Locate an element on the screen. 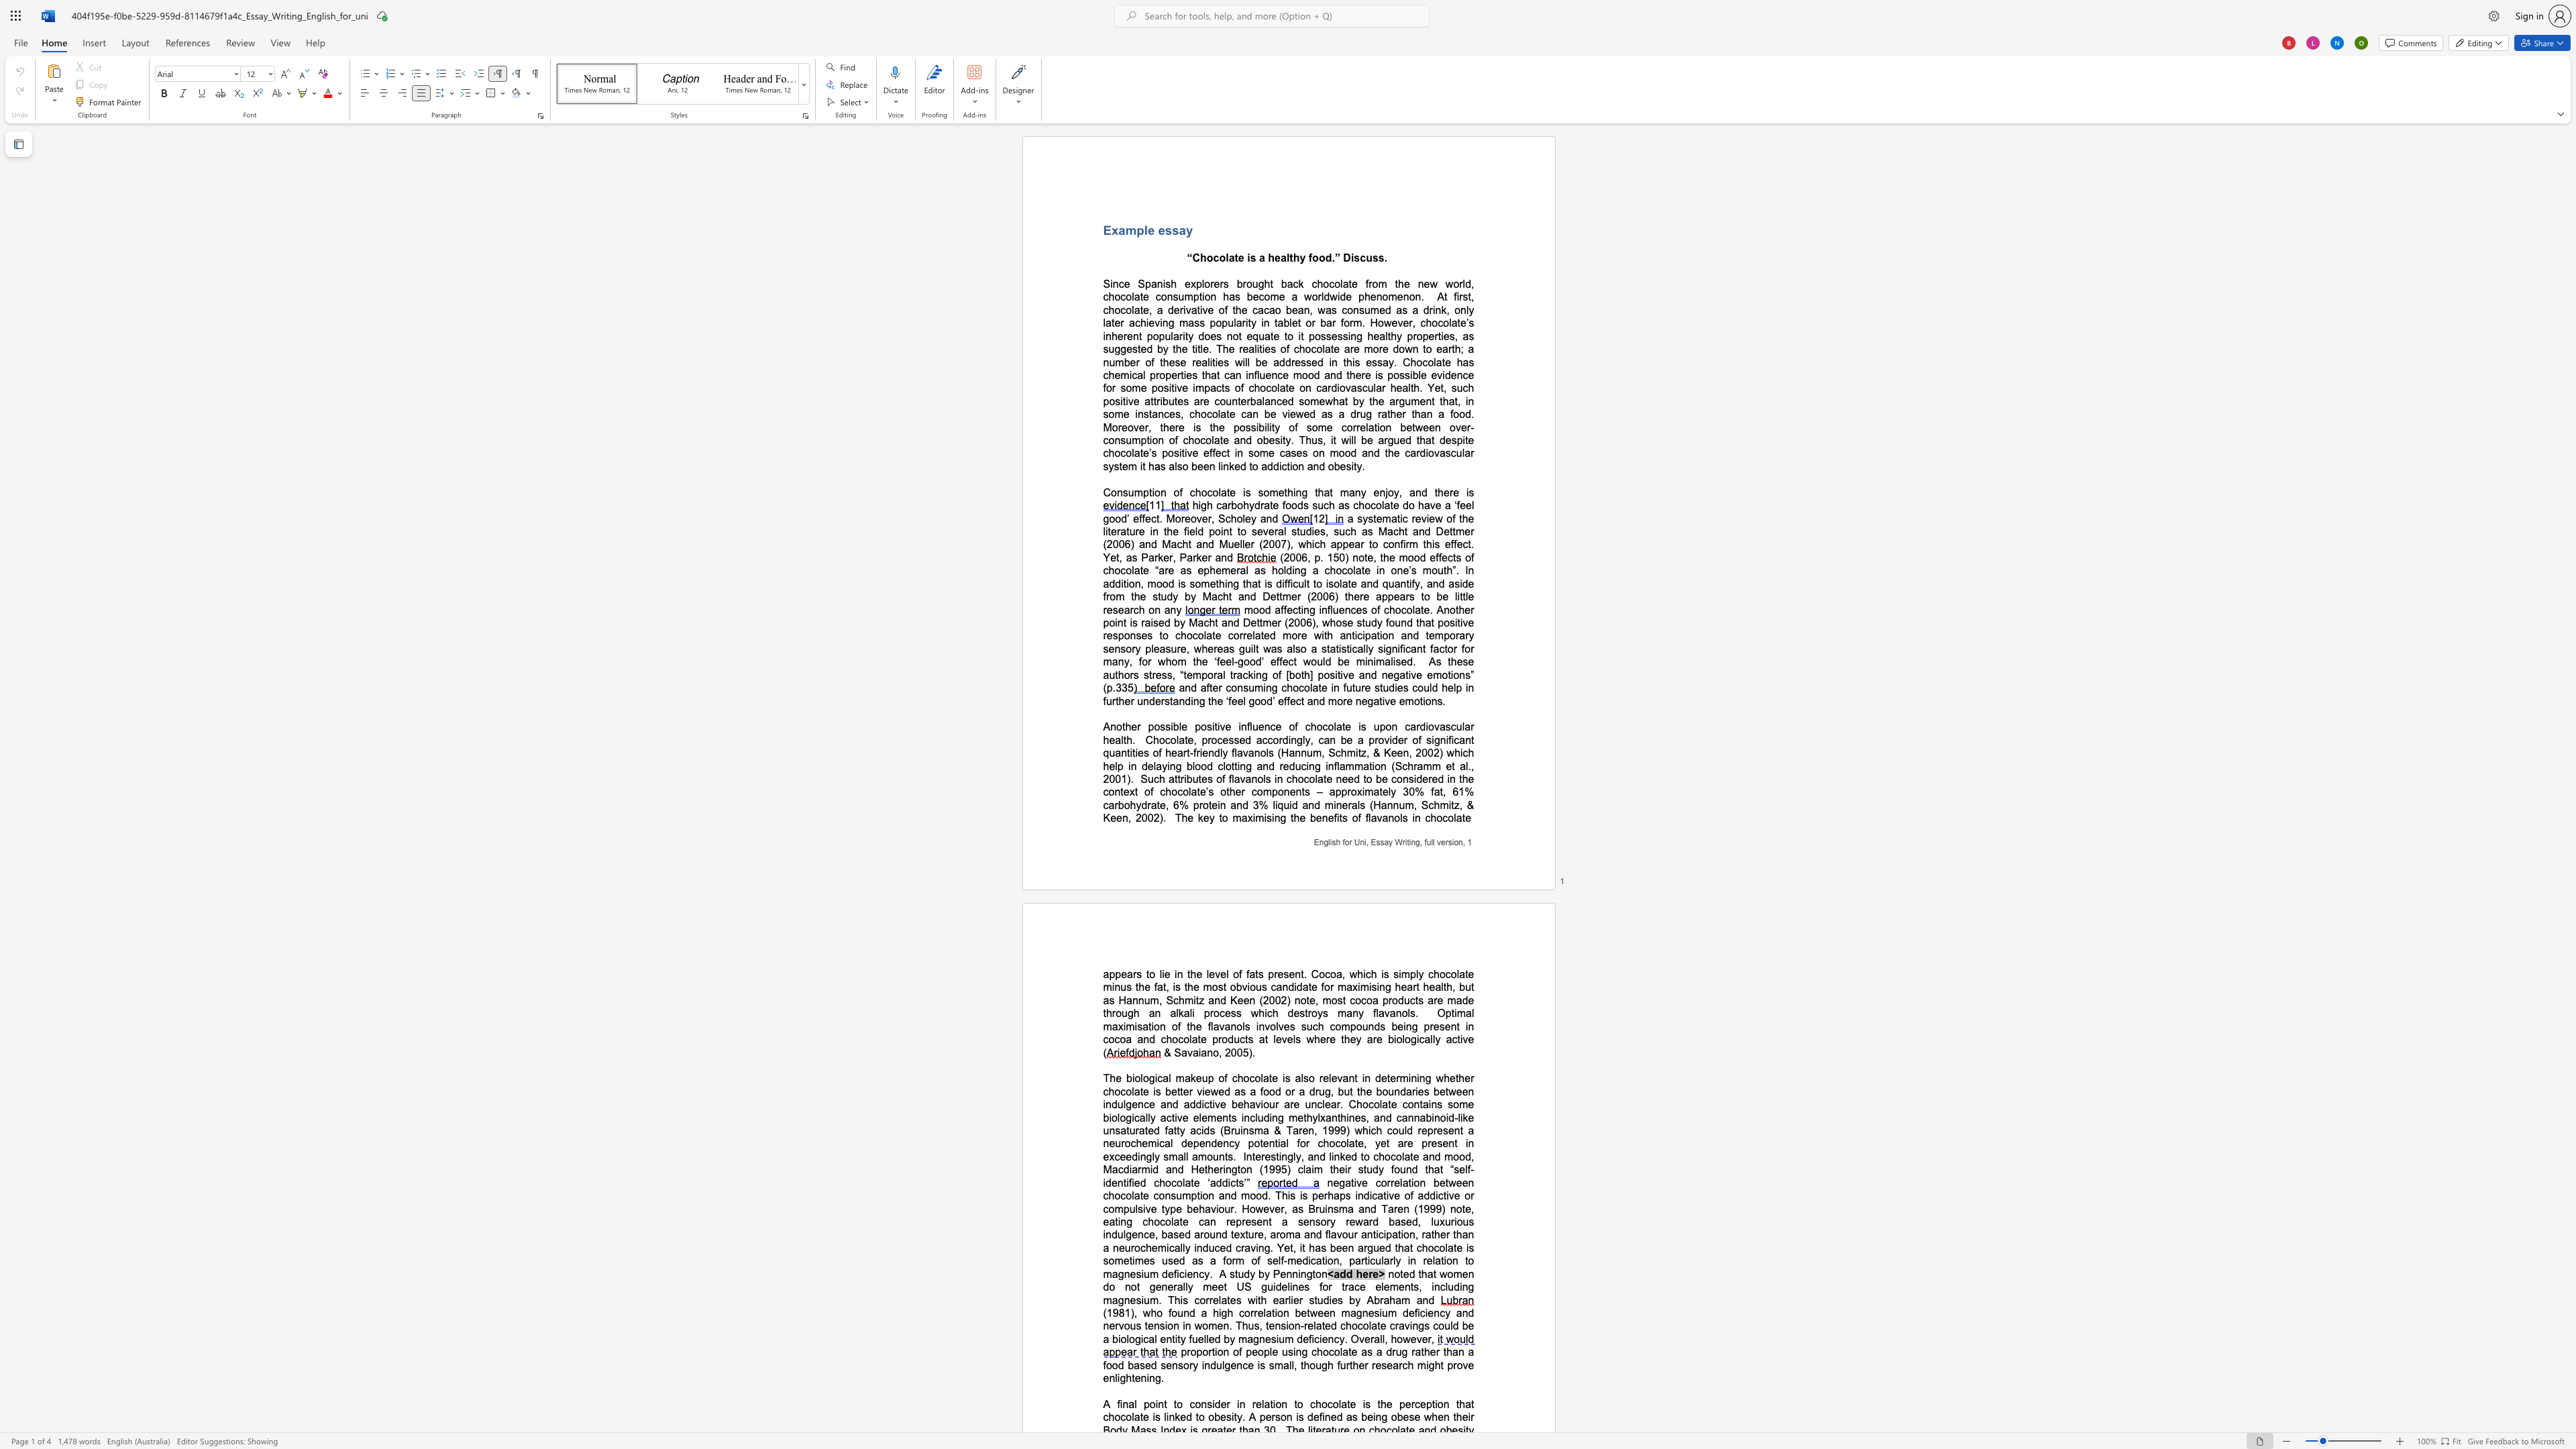 This screenshot has height=1449, width=2576. the 1th character "K" in the text is located at coordinates (1387, 752).